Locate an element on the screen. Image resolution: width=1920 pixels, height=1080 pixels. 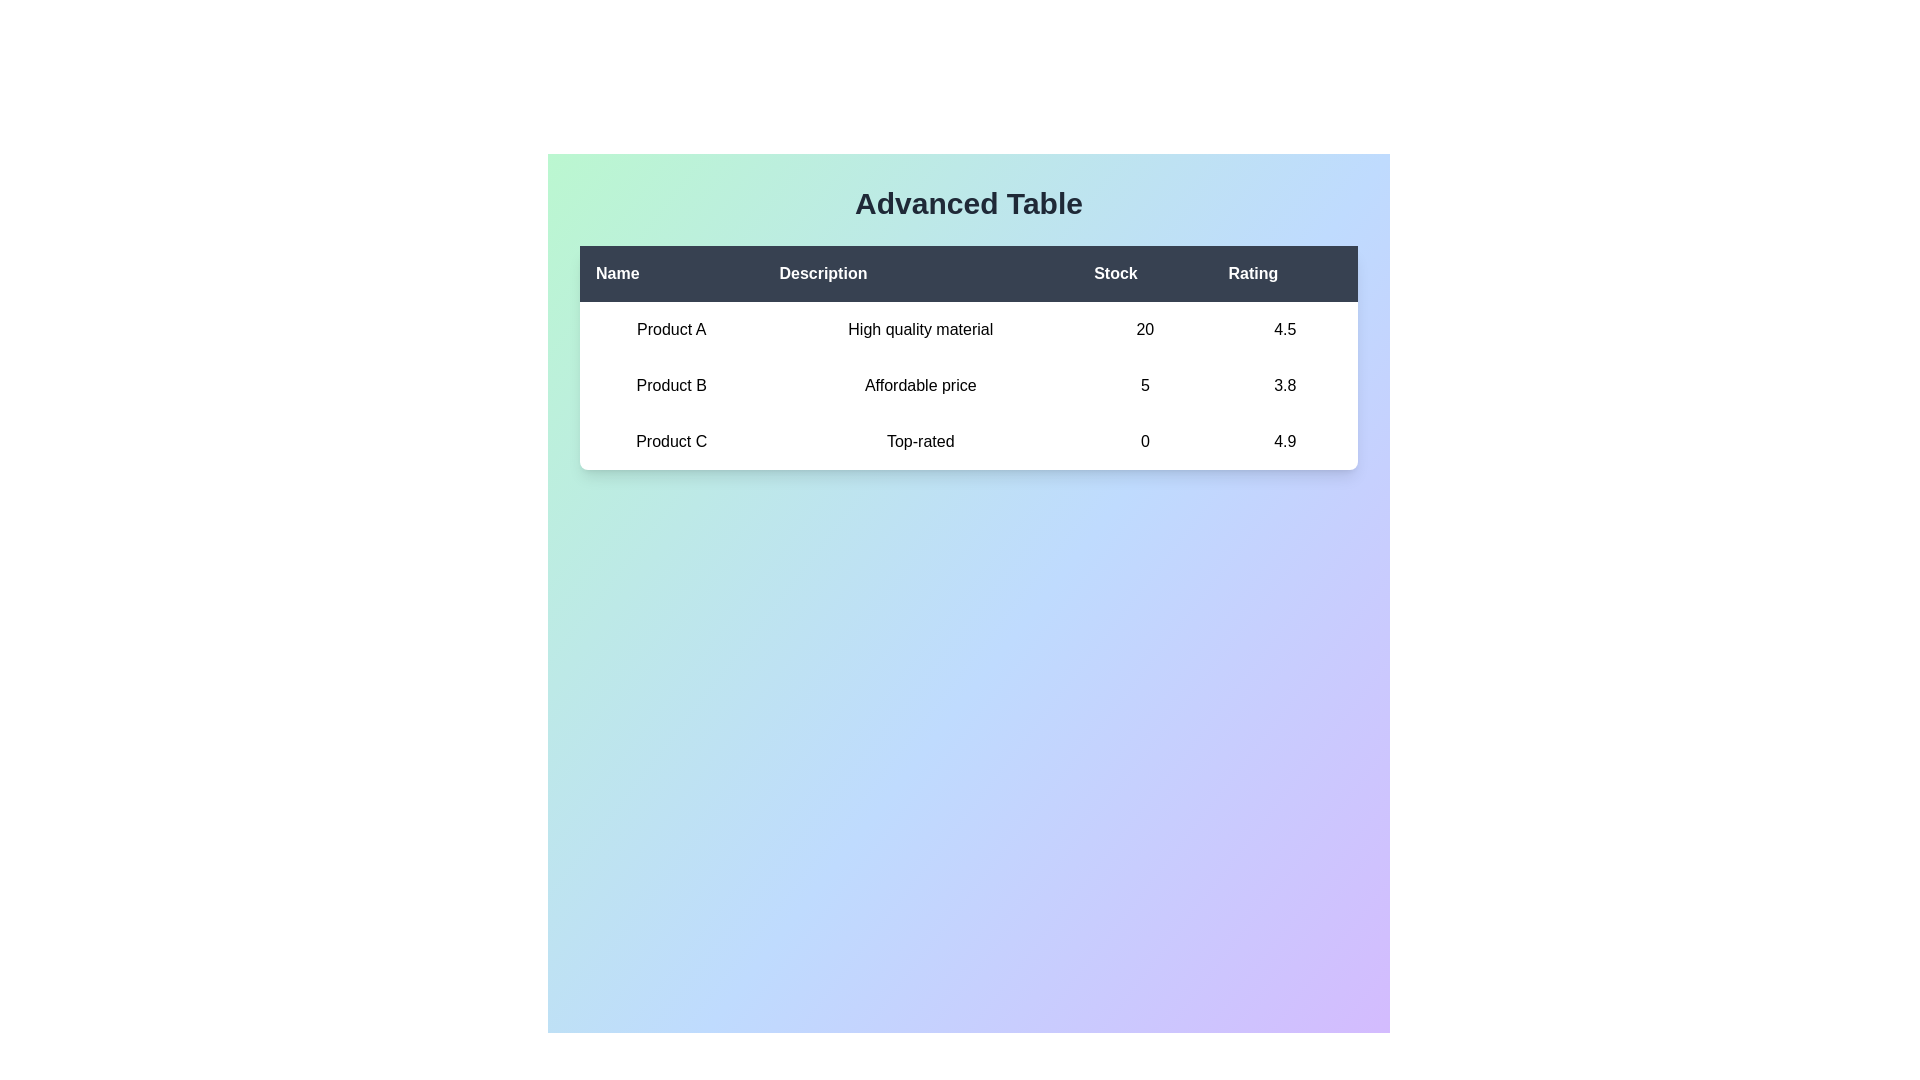
the third row in the data table that contains information about 'Product C', located beneath the rows for 'Product A' and 'Product B' is located at coordinates (969, 441).